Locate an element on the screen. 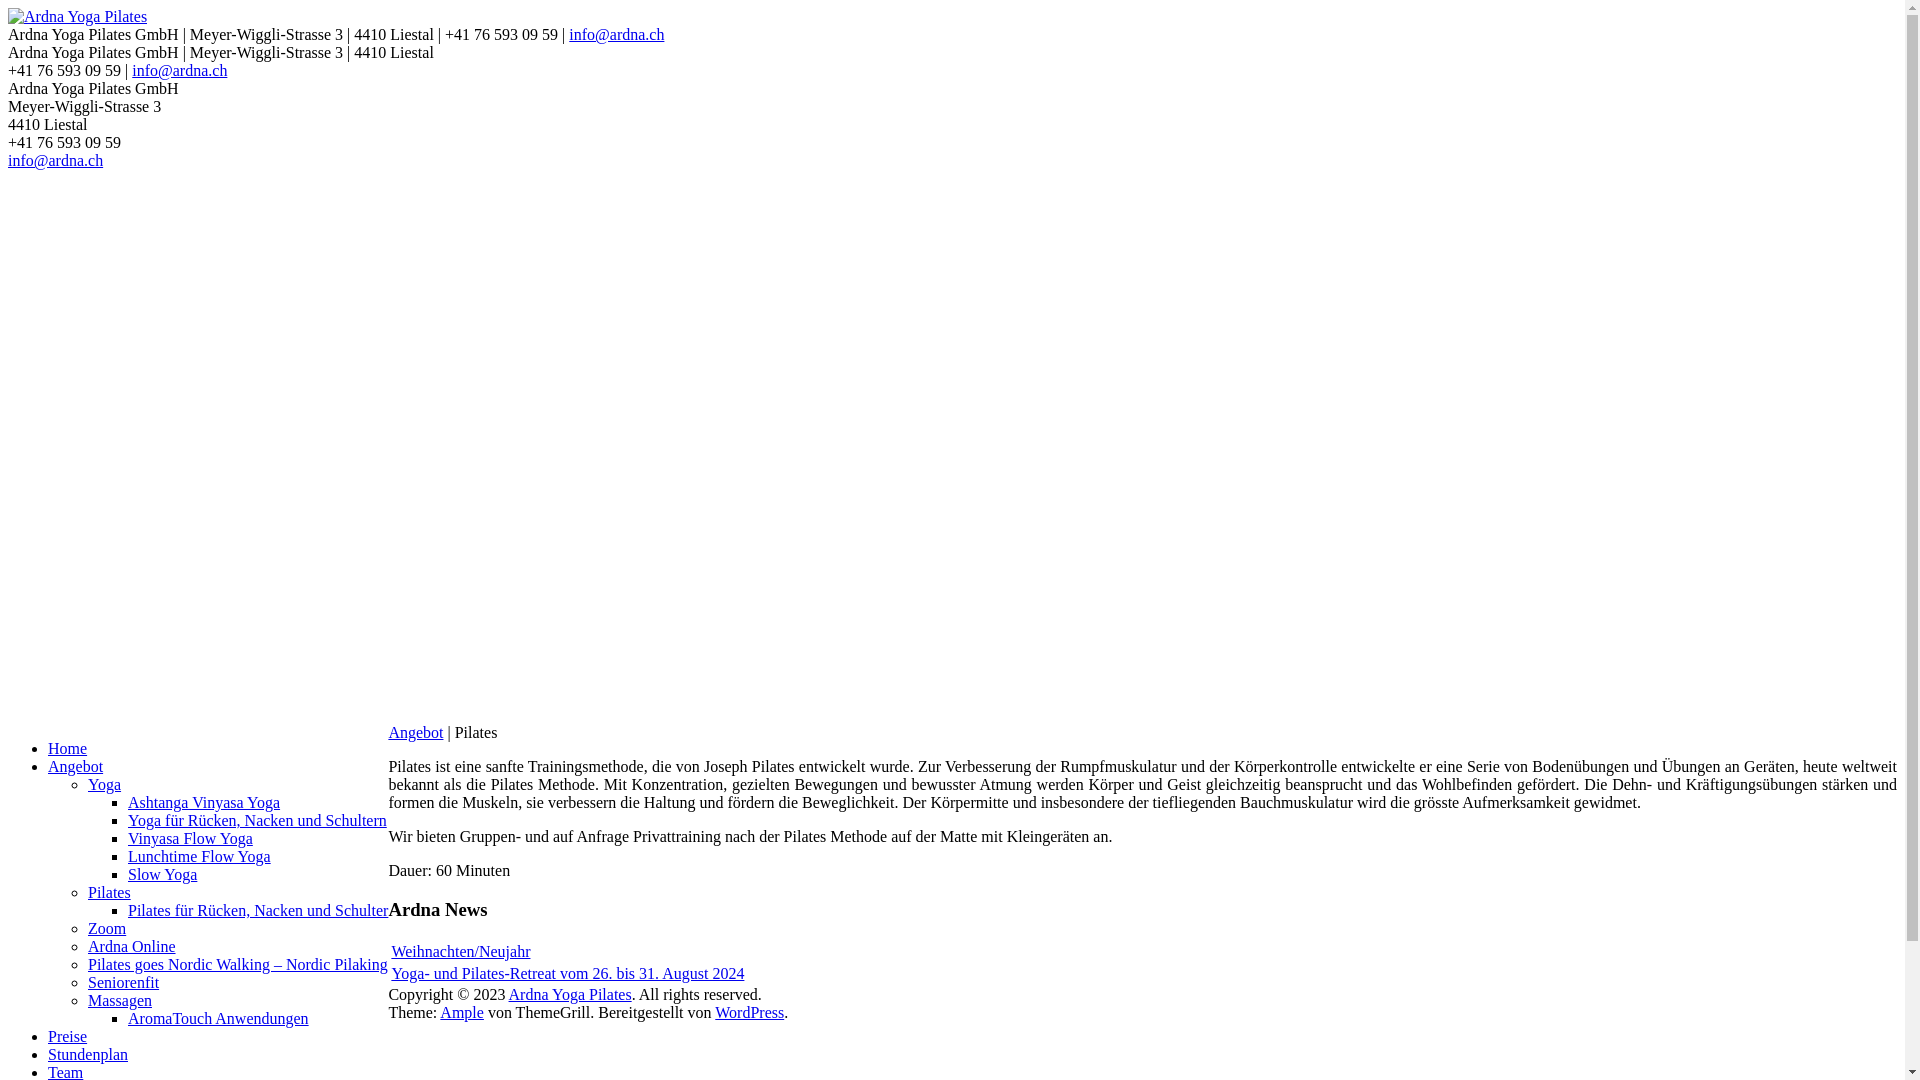 The width and height of the screenshot is (1920, 1080). 'info@ardna.ch' is located at coordinates (8, 159).